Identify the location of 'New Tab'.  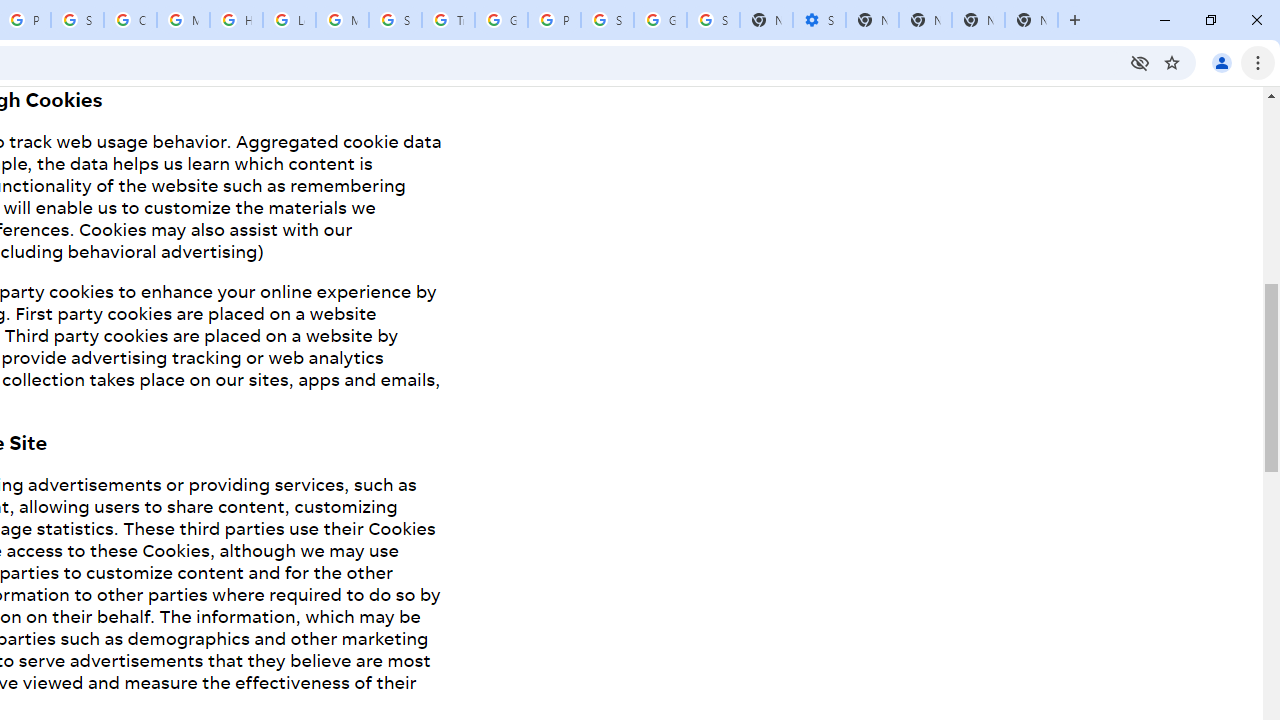
(1031, 20).